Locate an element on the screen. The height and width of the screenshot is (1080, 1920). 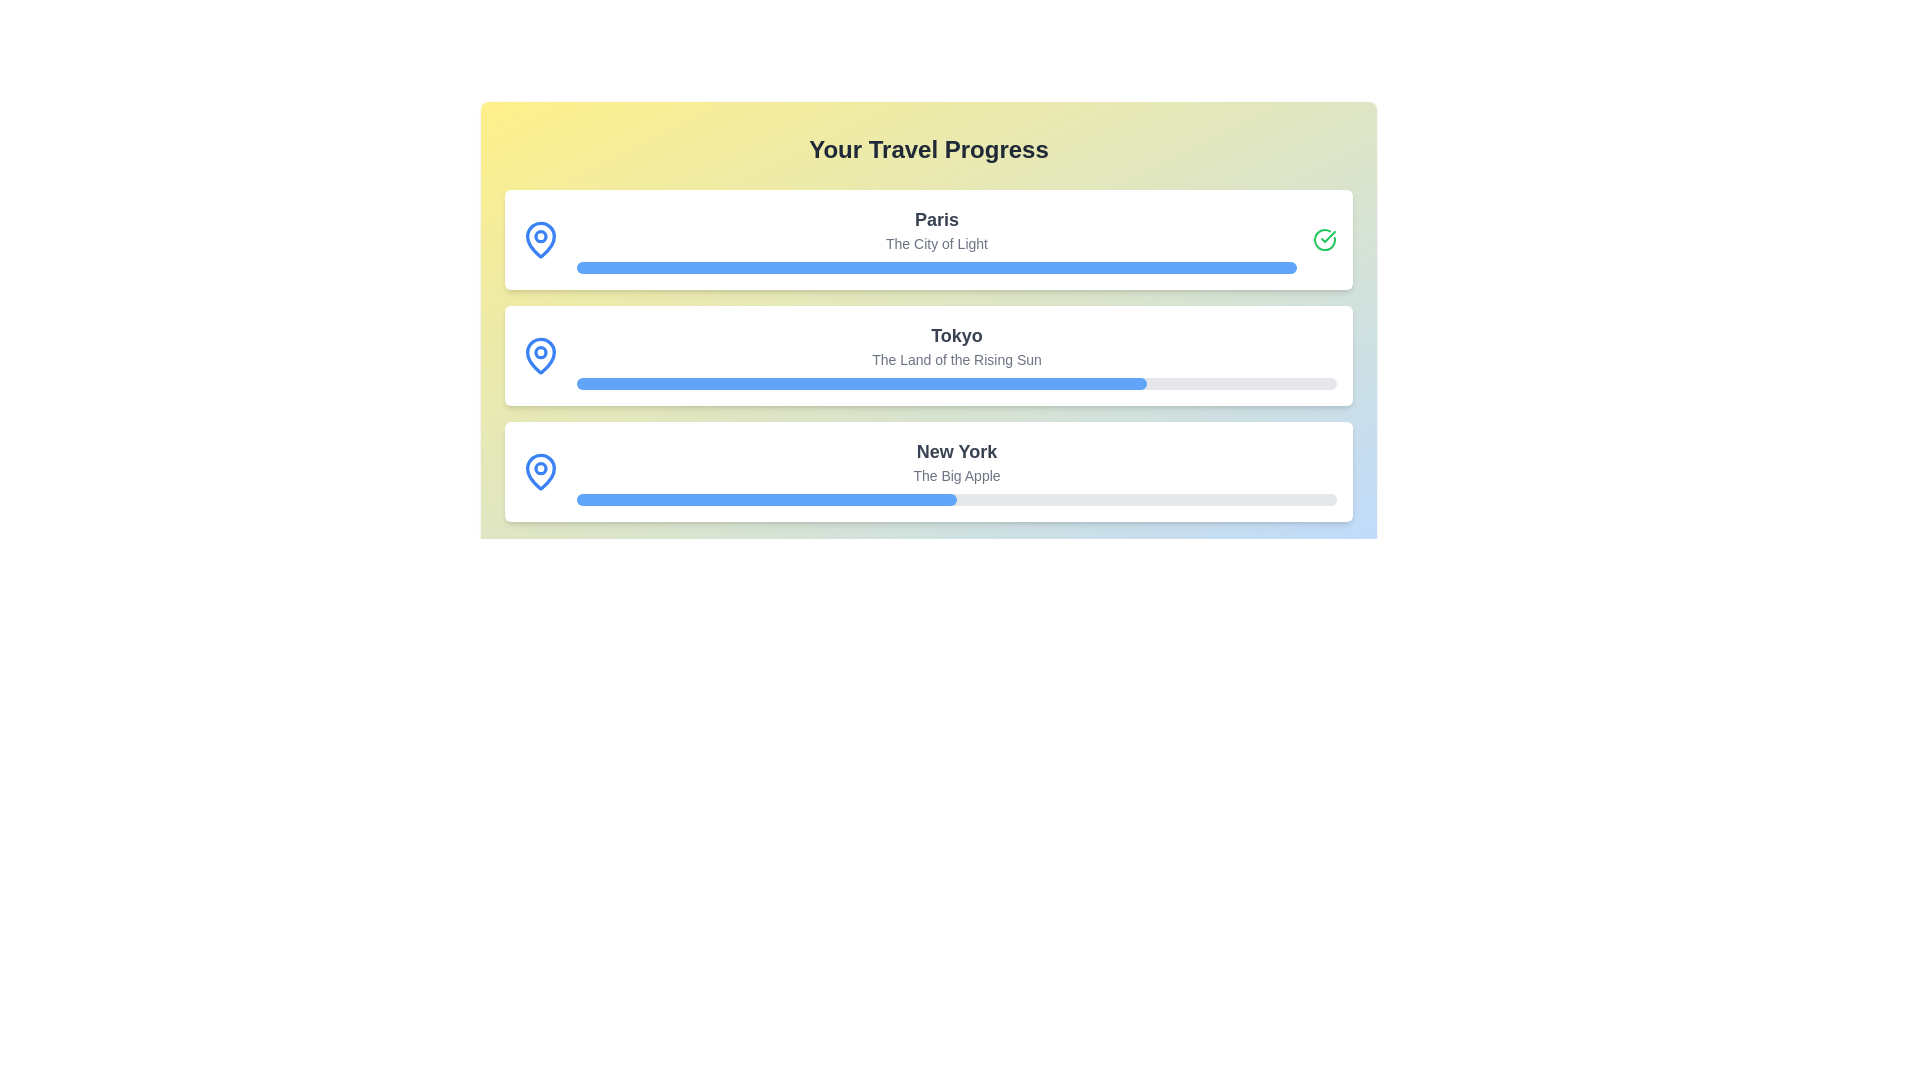
the vertically stacked list of informational cards representing the cities Paris, Tokyo, and New York is located at coordinates (928, 354).